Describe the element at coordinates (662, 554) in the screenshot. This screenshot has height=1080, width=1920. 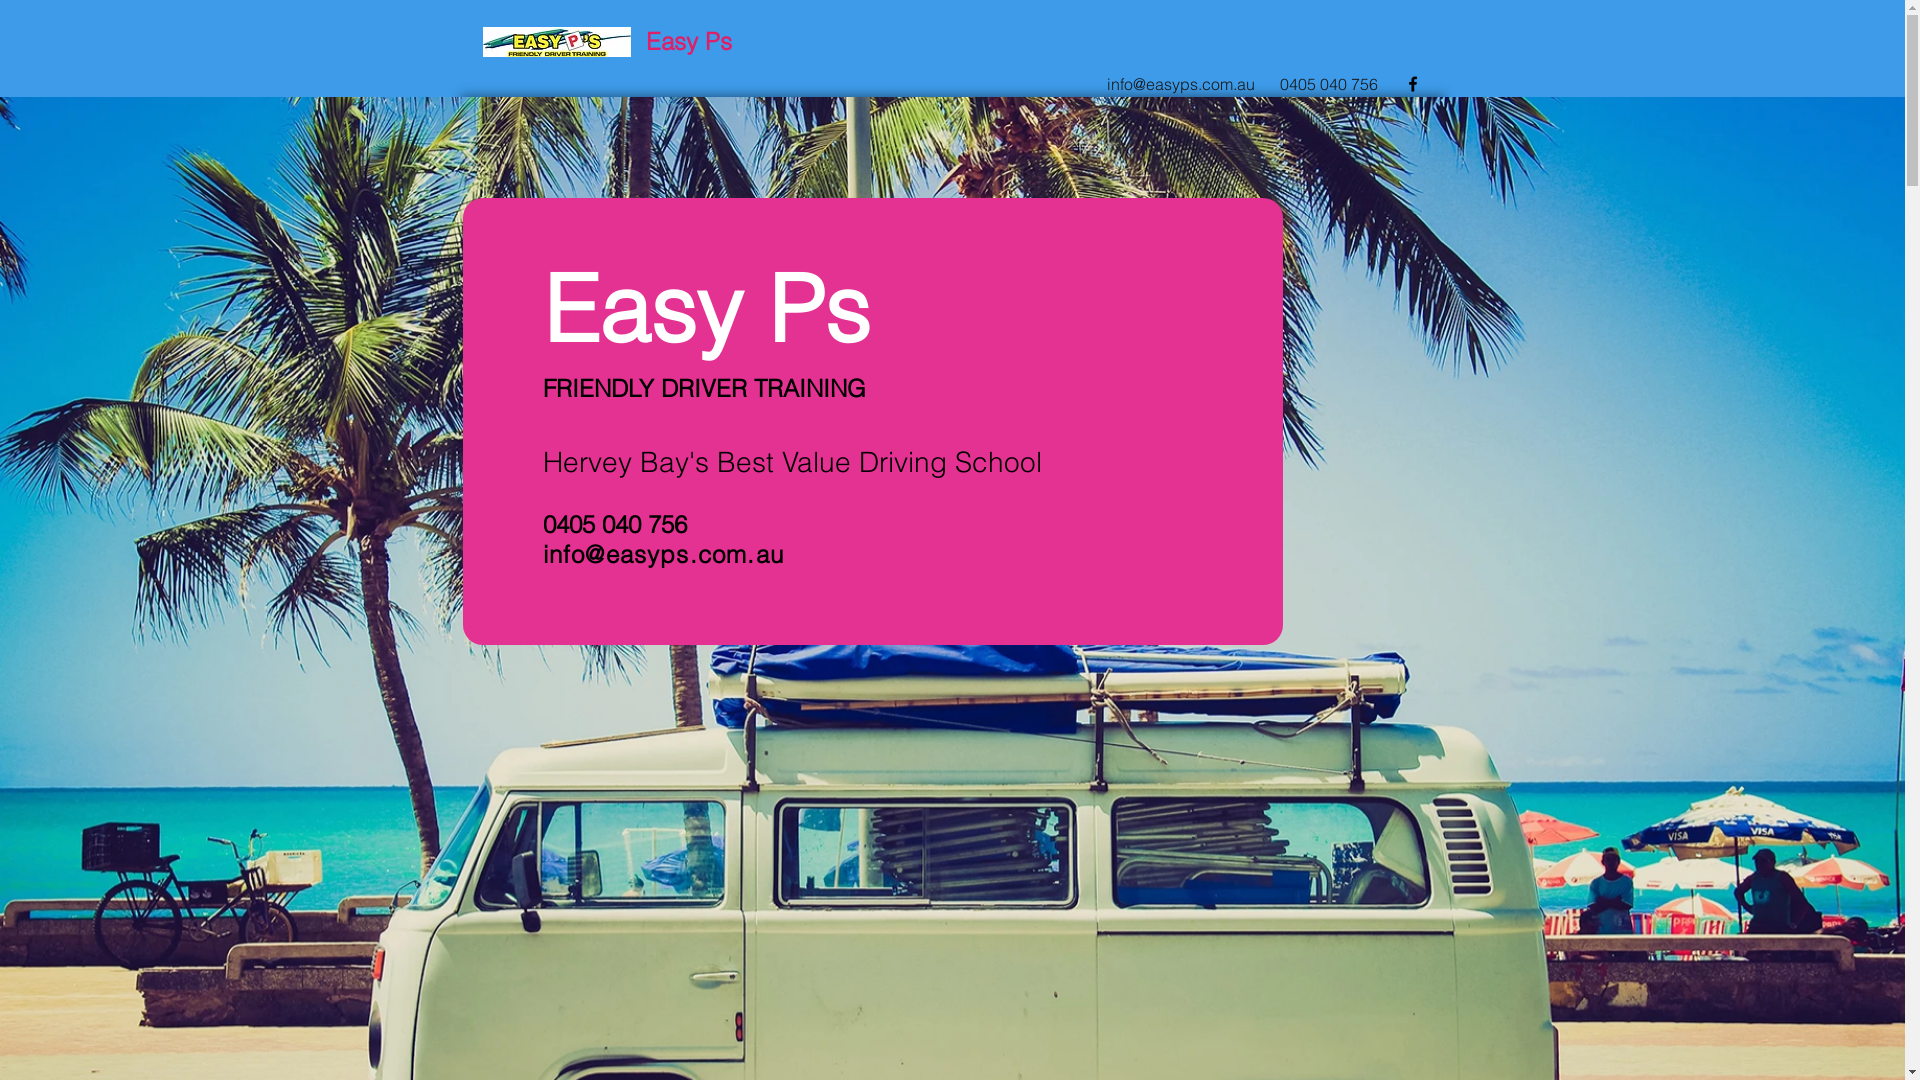
I see `'info@easyps.com.au'` at that location.